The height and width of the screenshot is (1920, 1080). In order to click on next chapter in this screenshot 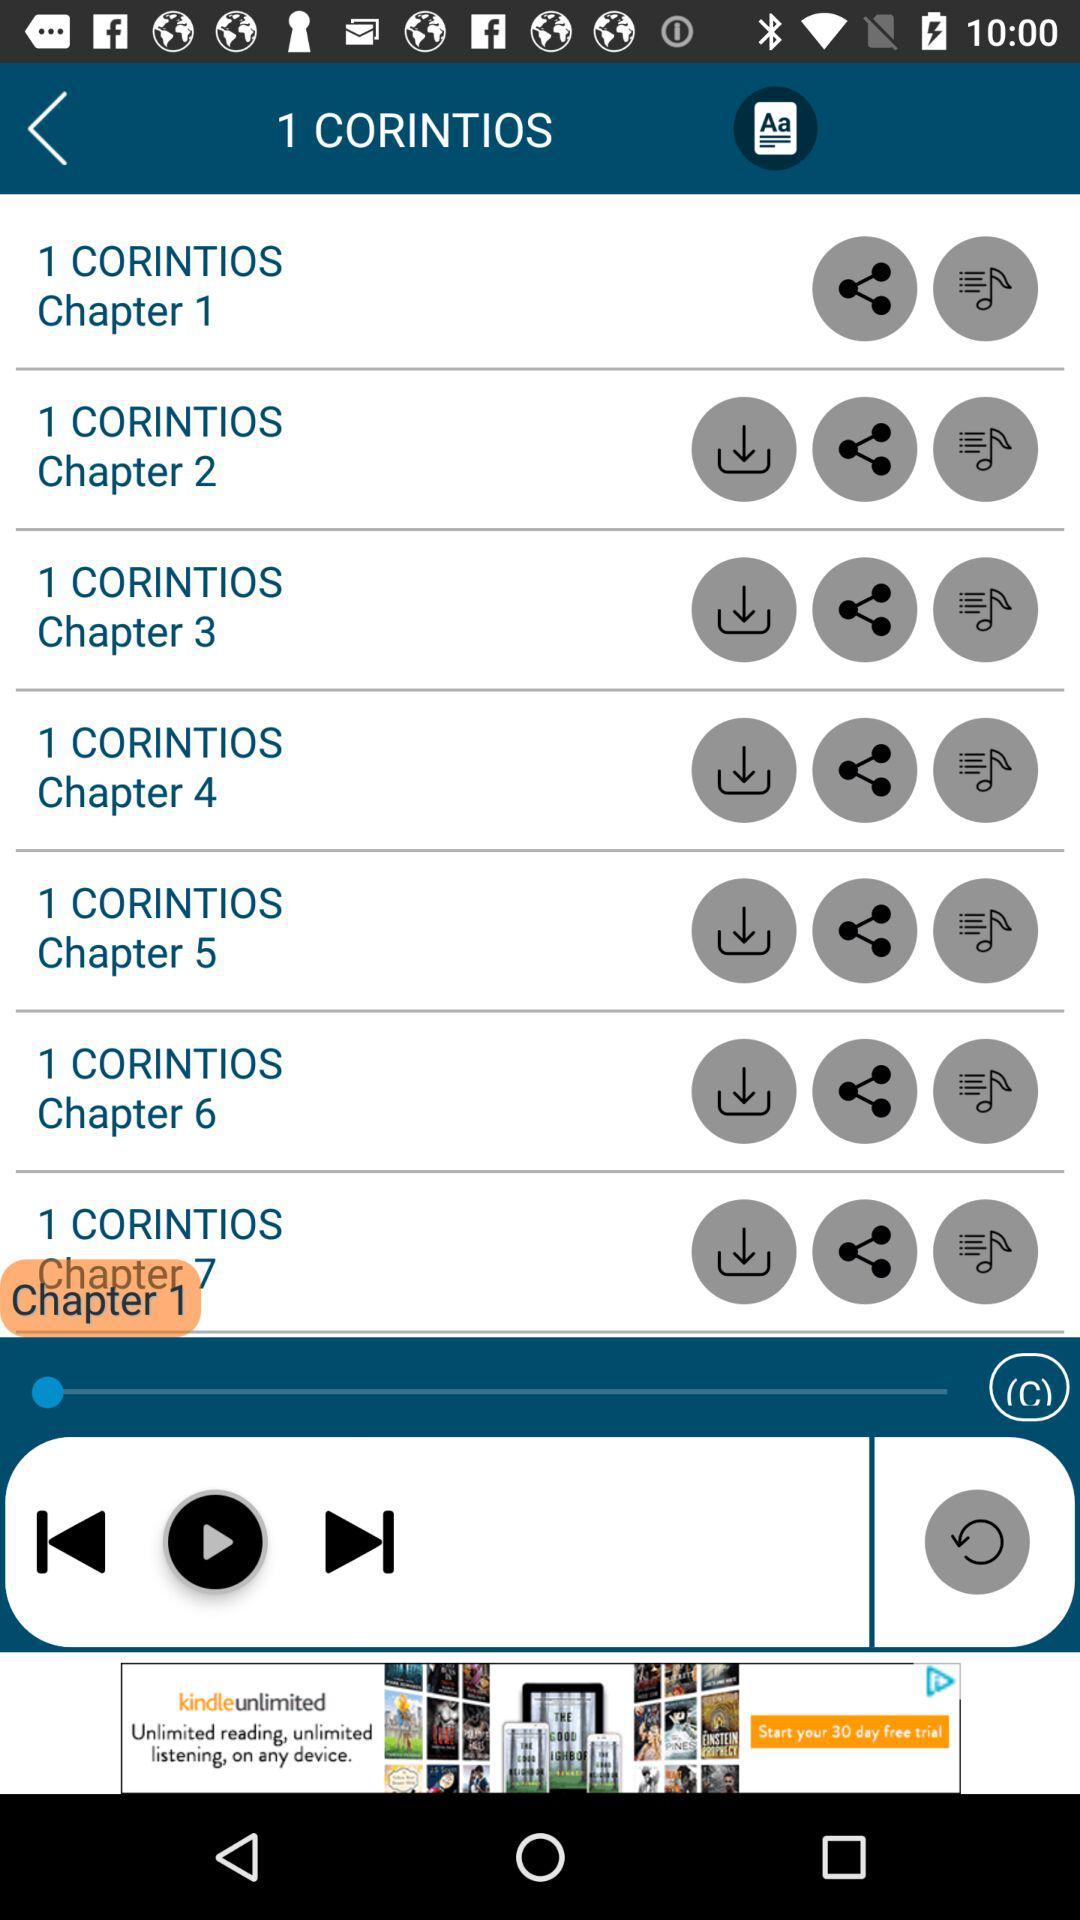, I will do `click(358, 1540)`.